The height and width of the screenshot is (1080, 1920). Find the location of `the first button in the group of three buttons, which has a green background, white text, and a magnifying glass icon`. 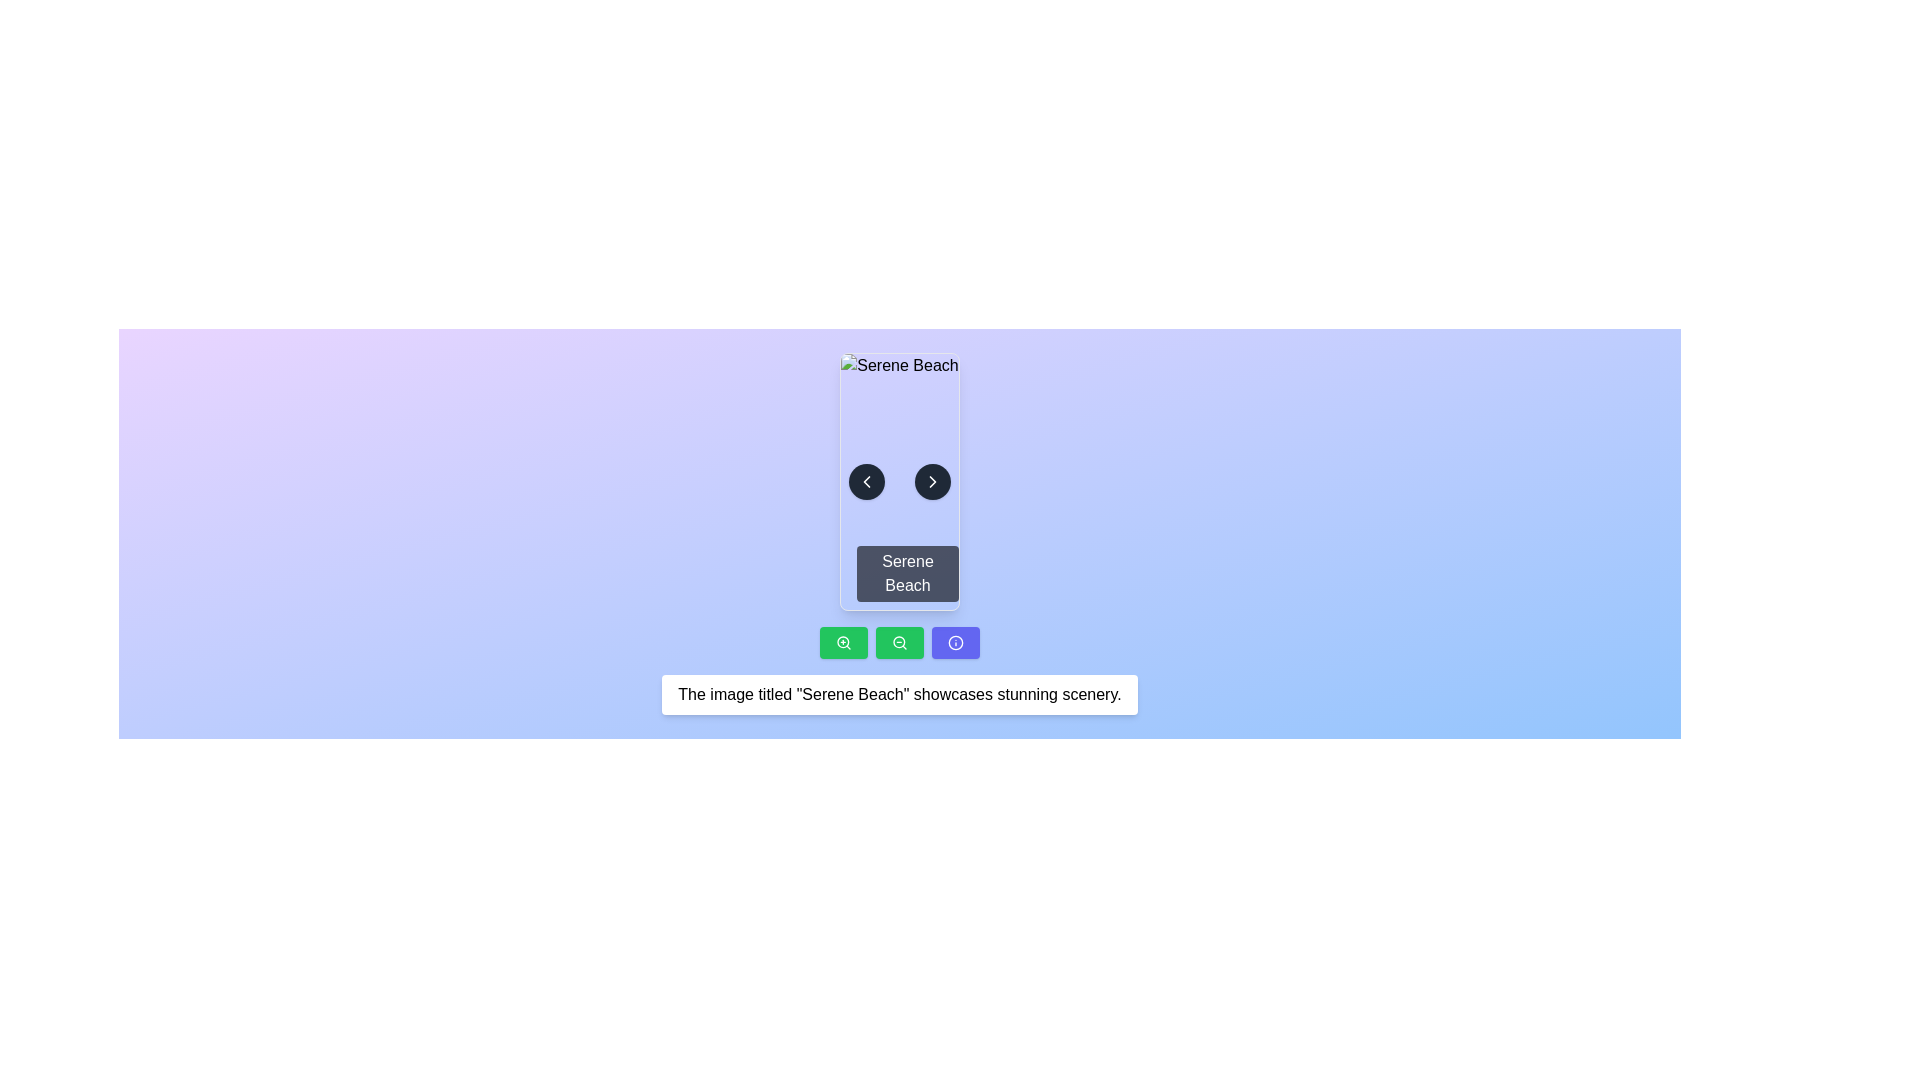

the first button in the group of three buttons, which has a green background, white text, and a magnifying glass icon is located at coordinates (844, 643).